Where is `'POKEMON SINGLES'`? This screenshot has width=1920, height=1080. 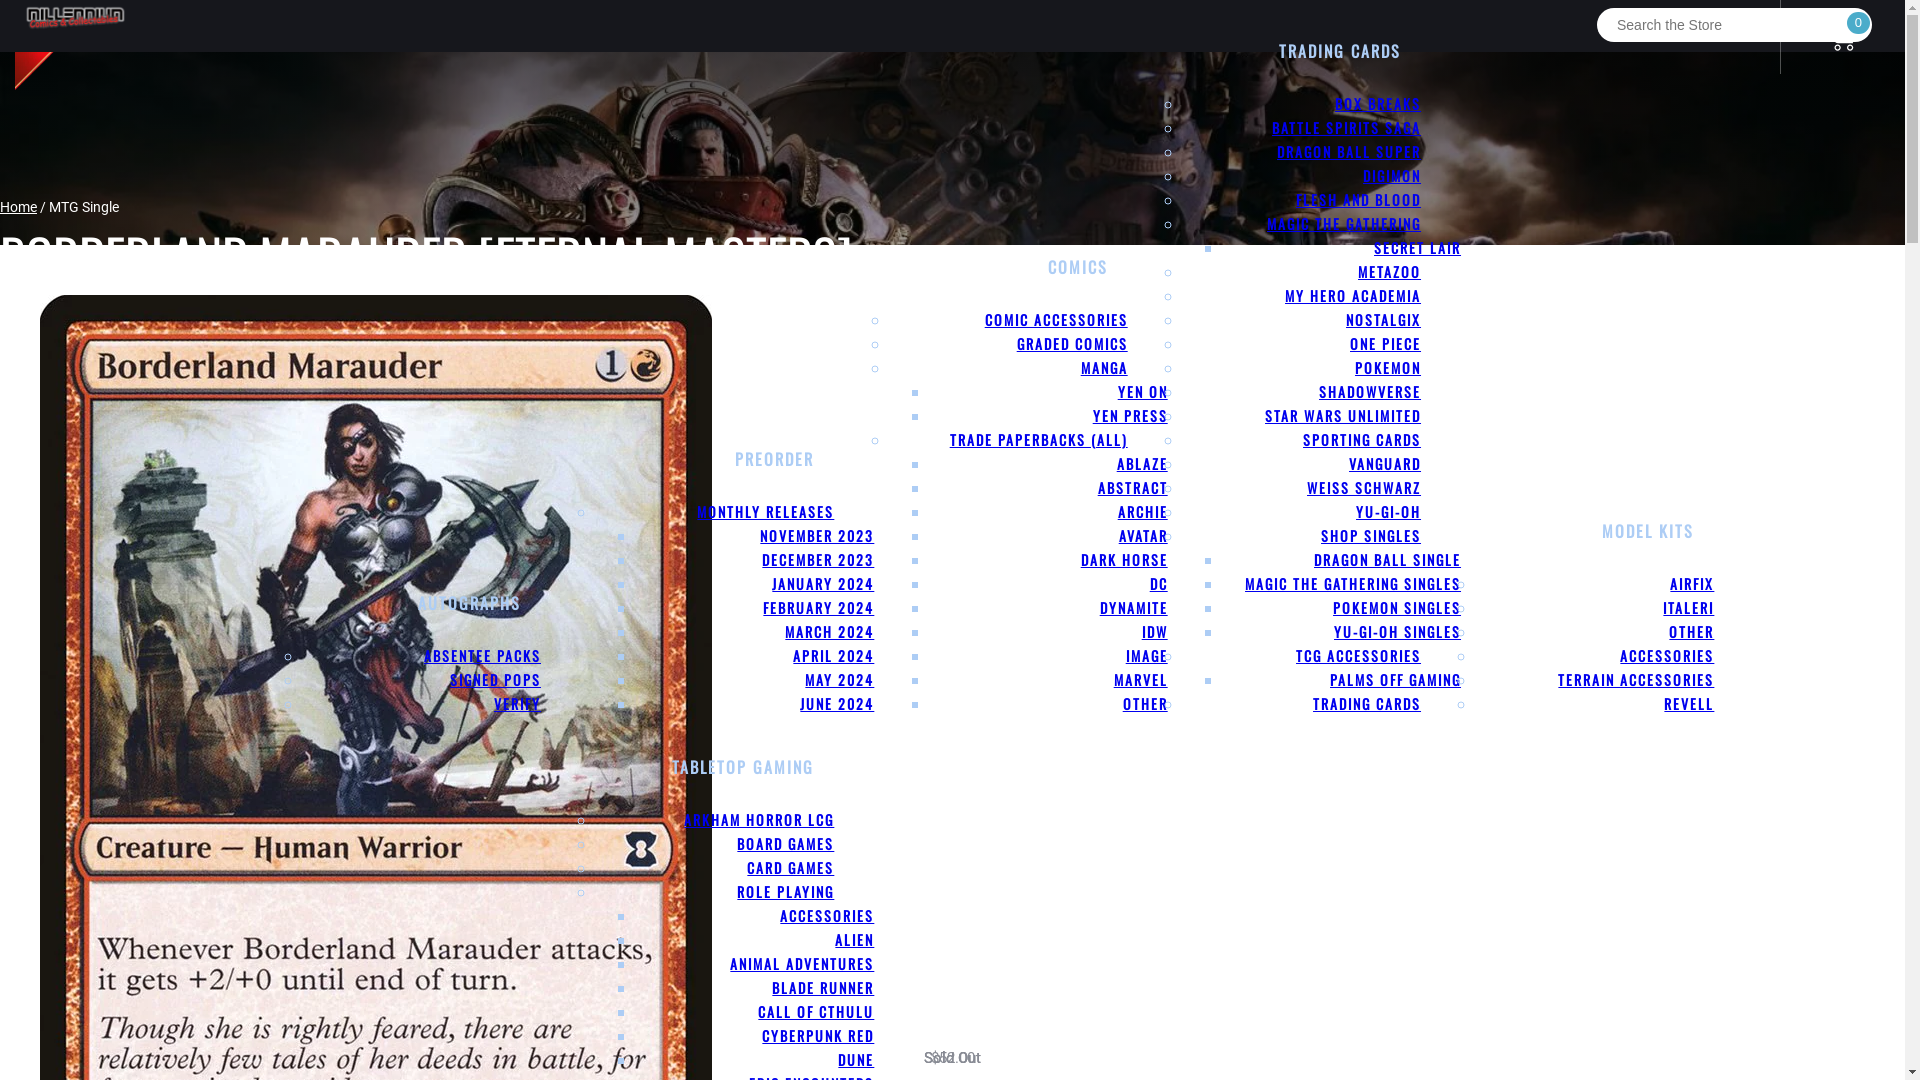 'POKEMON SINGLES' is located at coordinates (1333, 606).